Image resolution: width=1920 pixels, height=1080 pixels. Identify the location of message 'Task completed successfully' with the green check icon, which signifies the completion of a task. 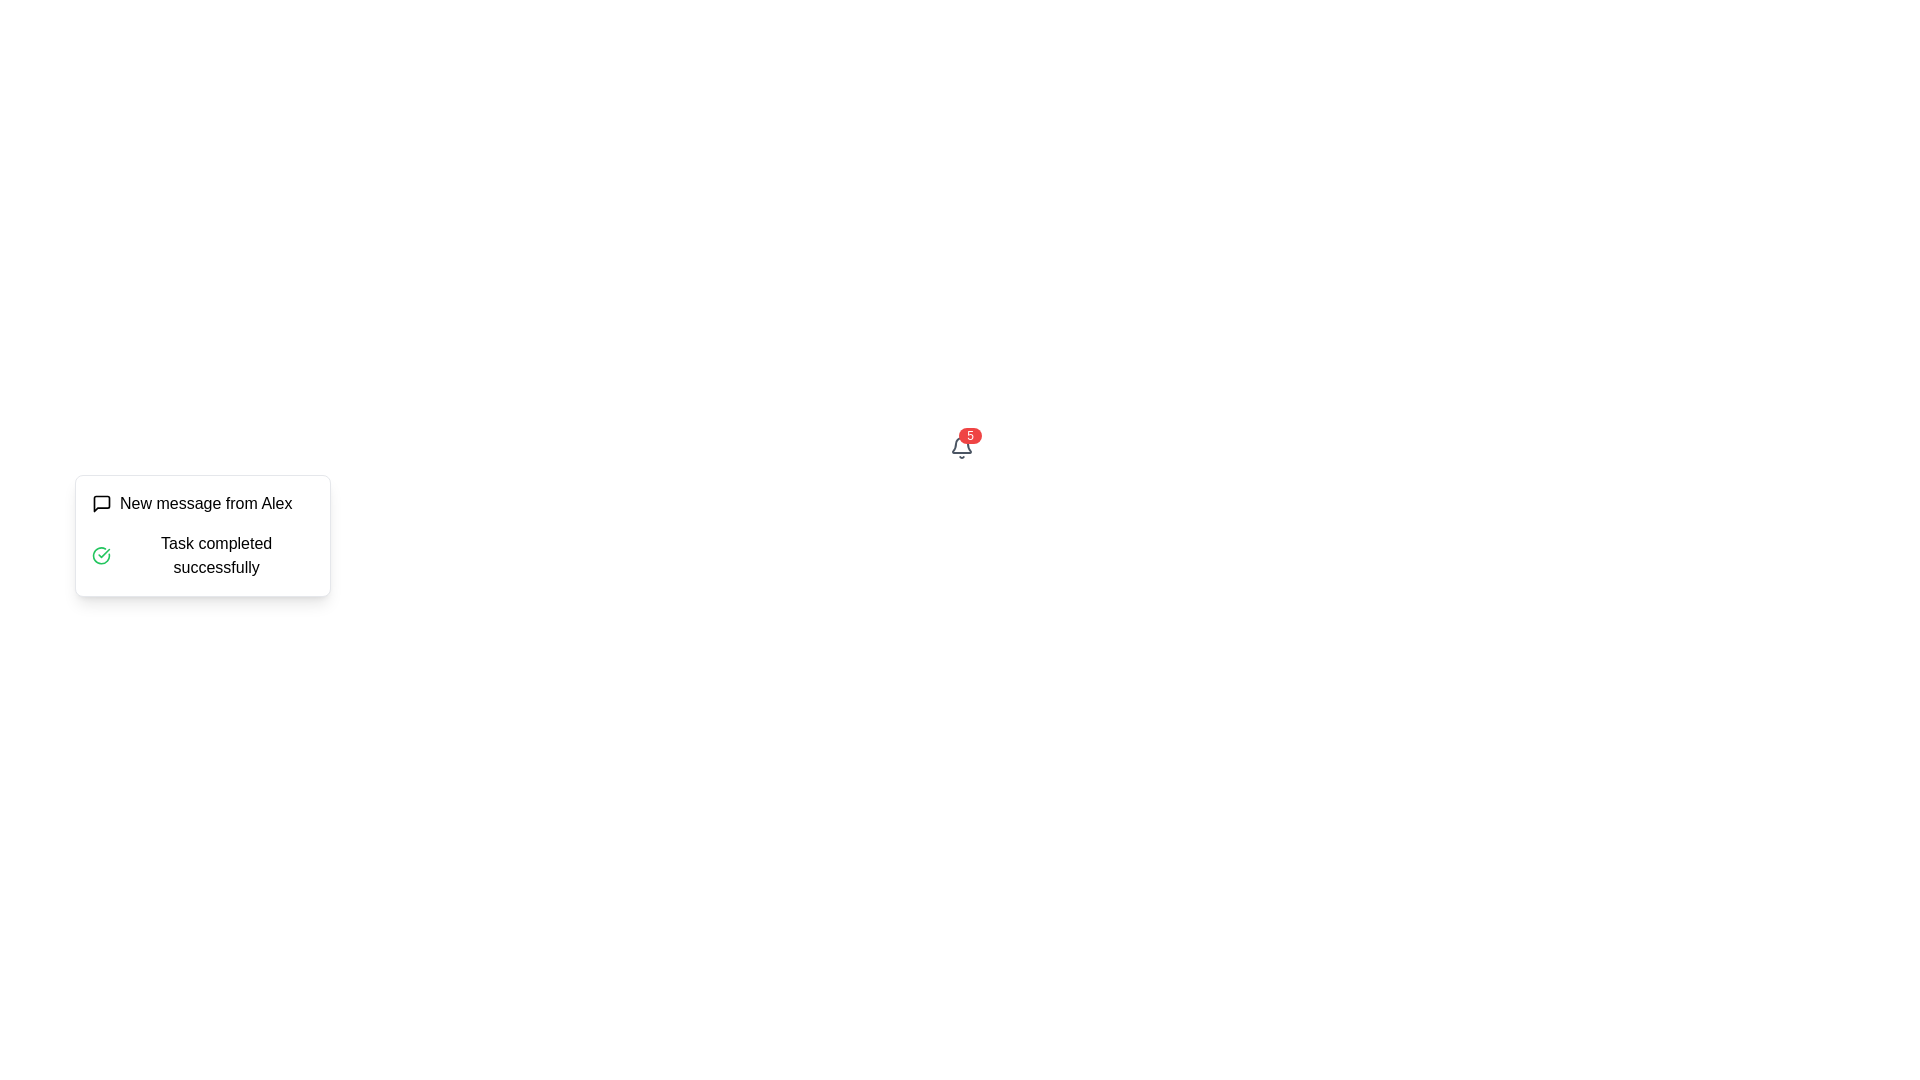
(202, 555).